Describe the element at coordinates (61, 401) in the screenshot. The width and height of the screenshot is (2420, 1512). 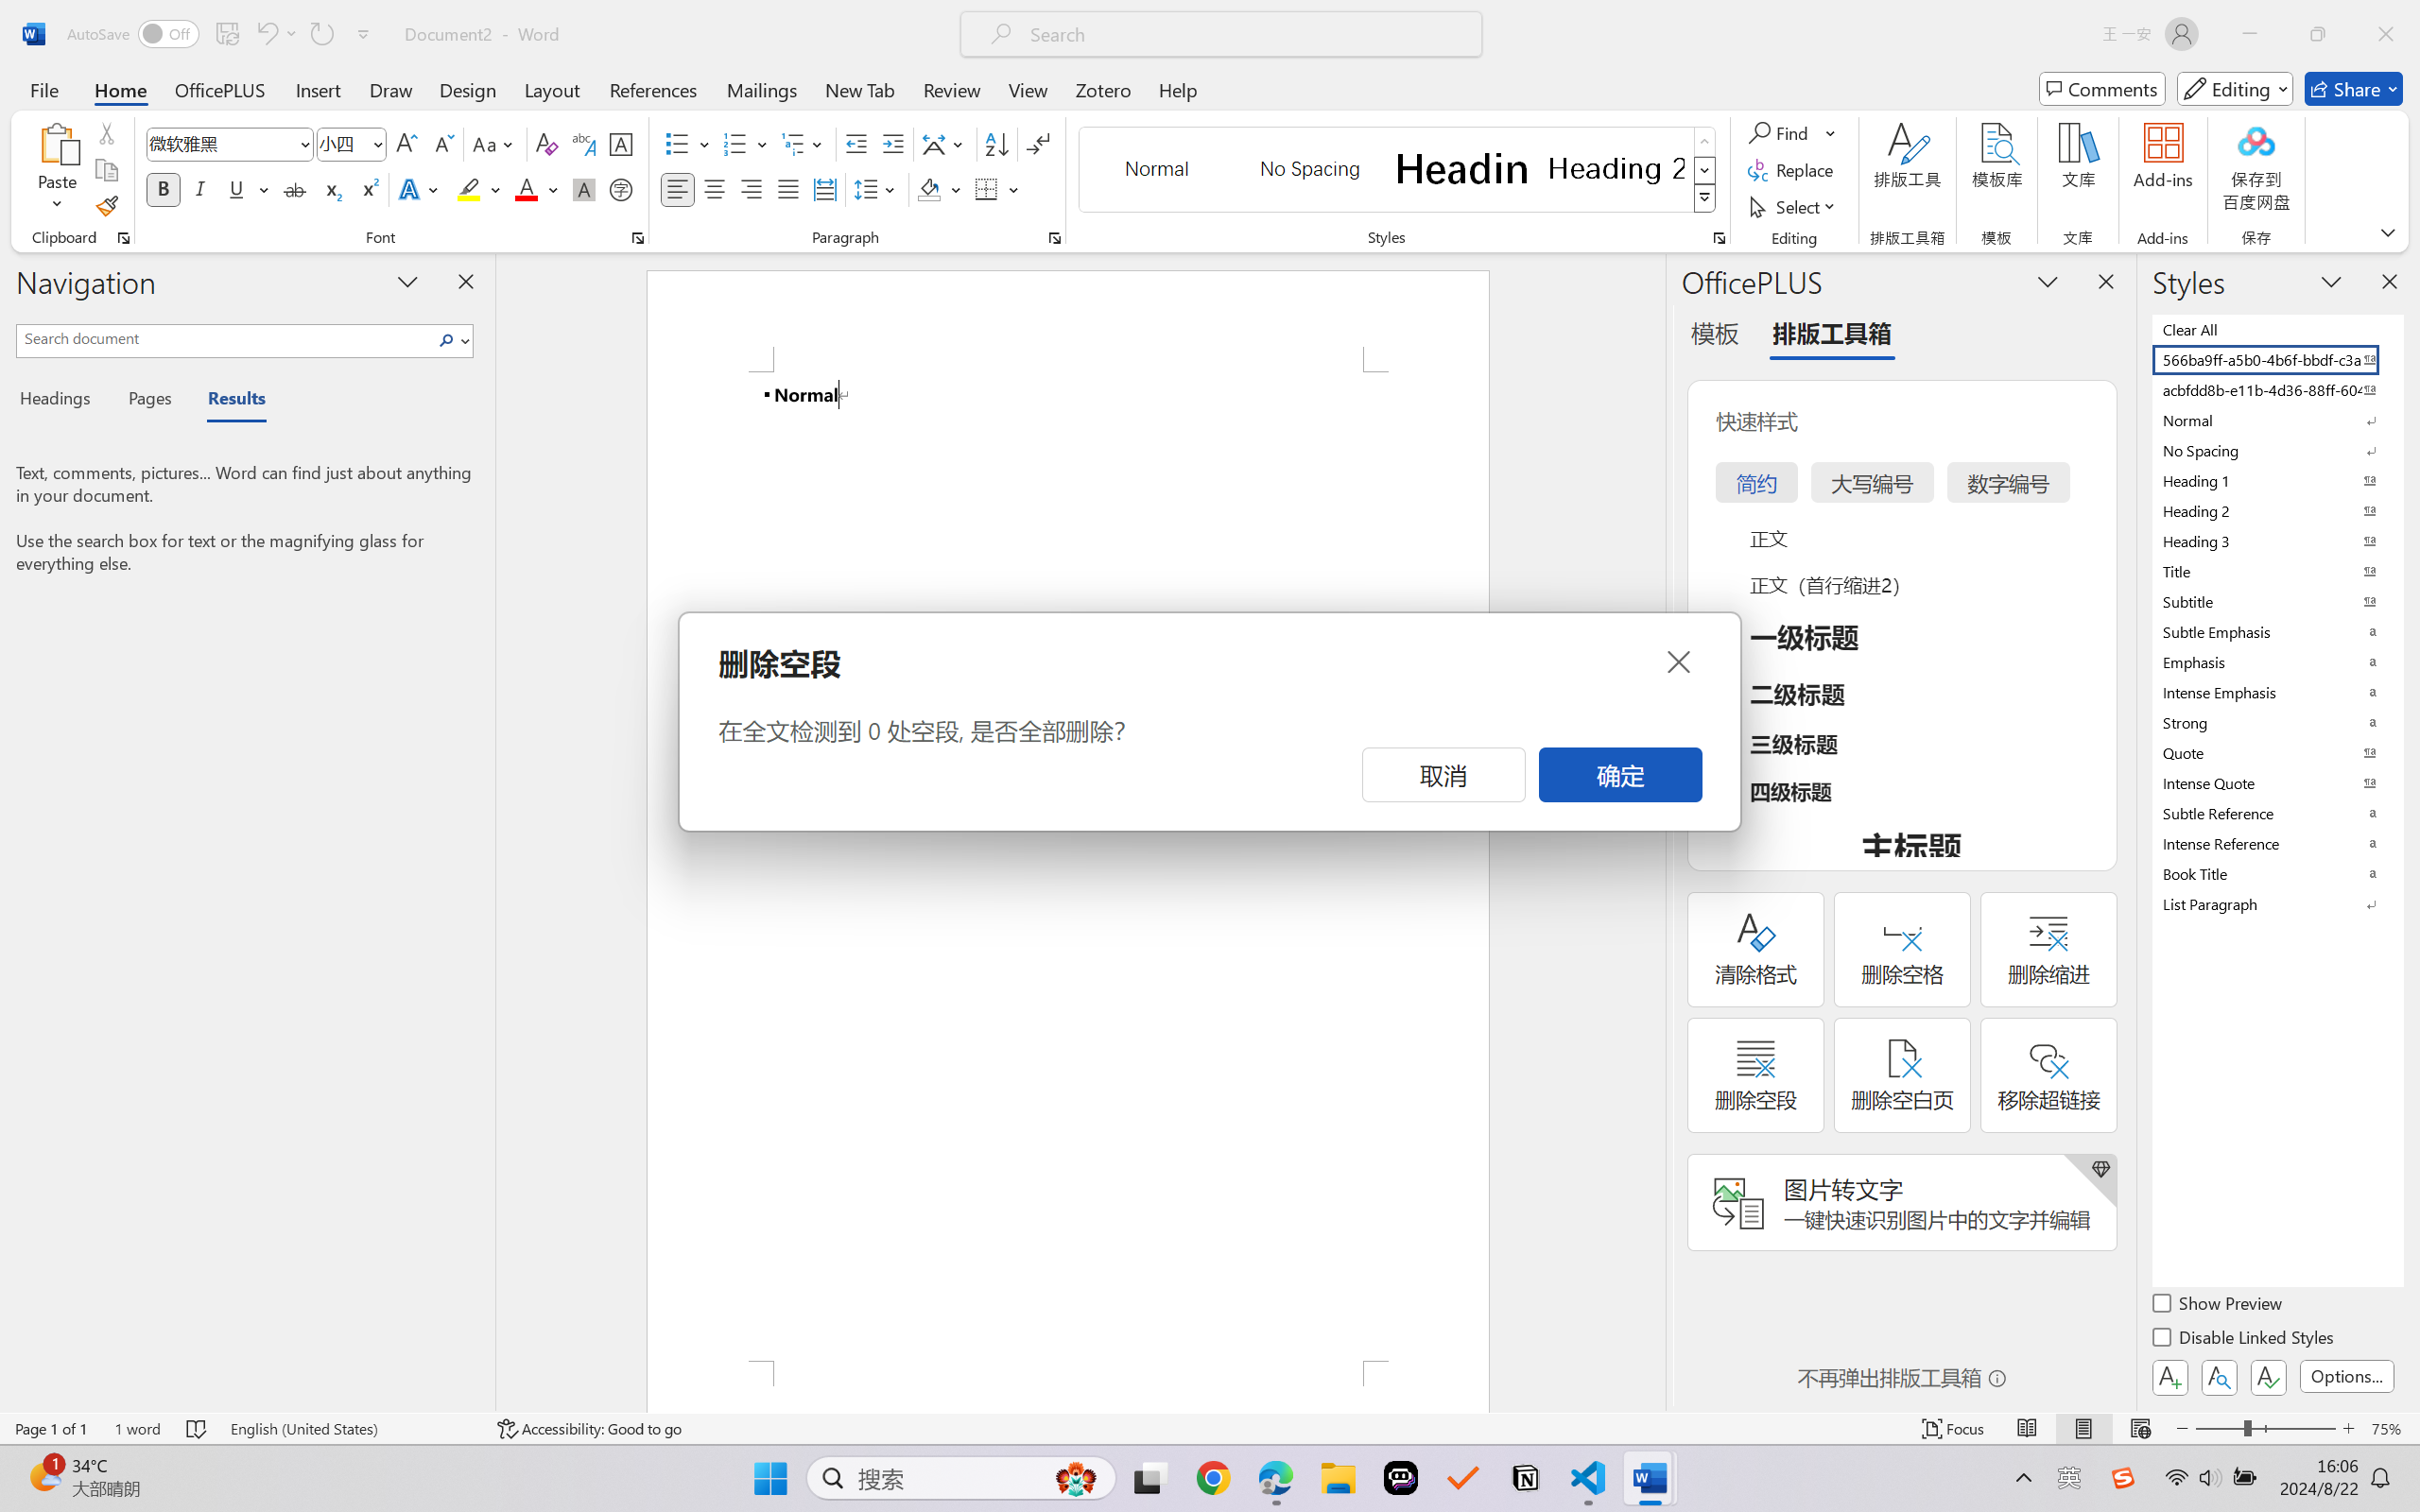
I see `'Headings'` at that location.